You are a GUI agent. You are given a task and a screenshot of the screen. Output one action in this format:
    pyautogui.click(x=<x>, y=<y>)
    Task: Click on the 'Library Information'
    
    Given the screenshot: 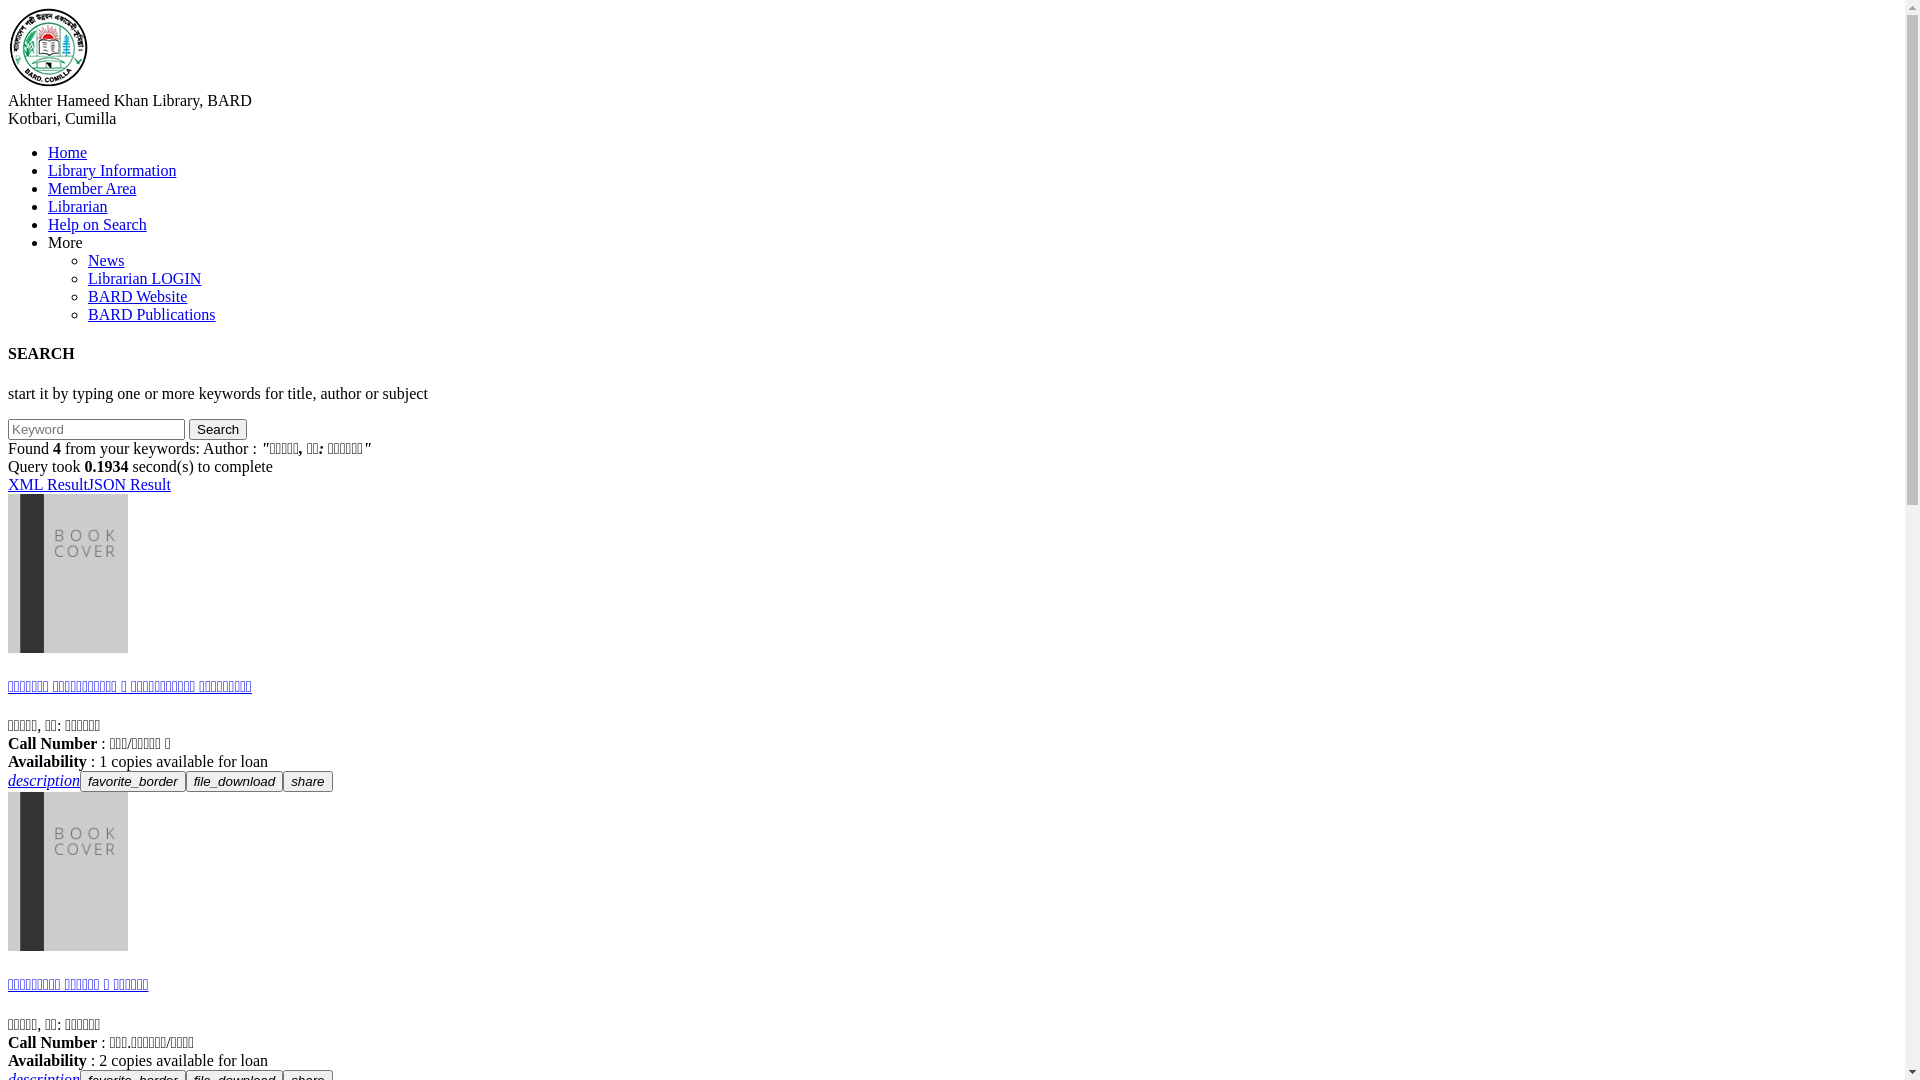 What is the action you would take?
    pyautogui.click(x=110, y=169)
    